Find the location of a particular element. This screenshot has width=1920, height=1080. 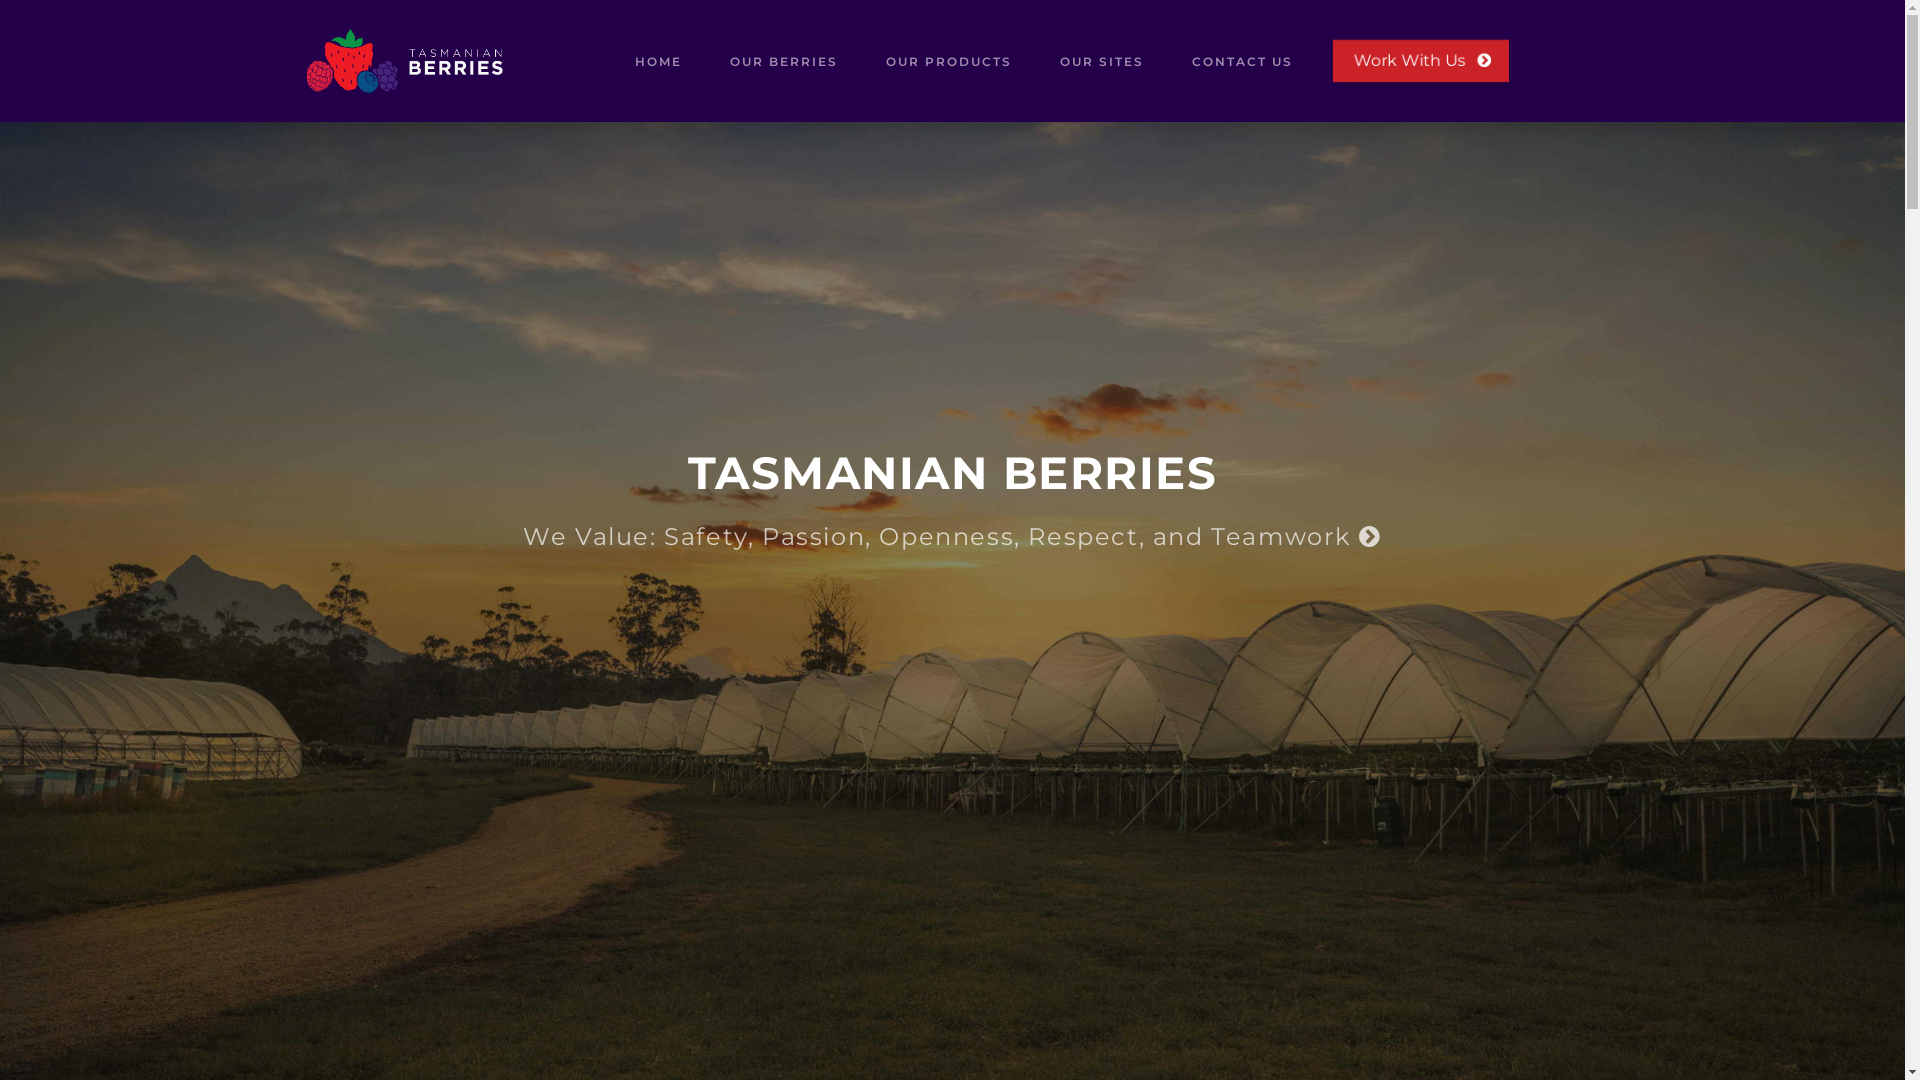

'CONTACT US' is located at coordinates (1241, 60).